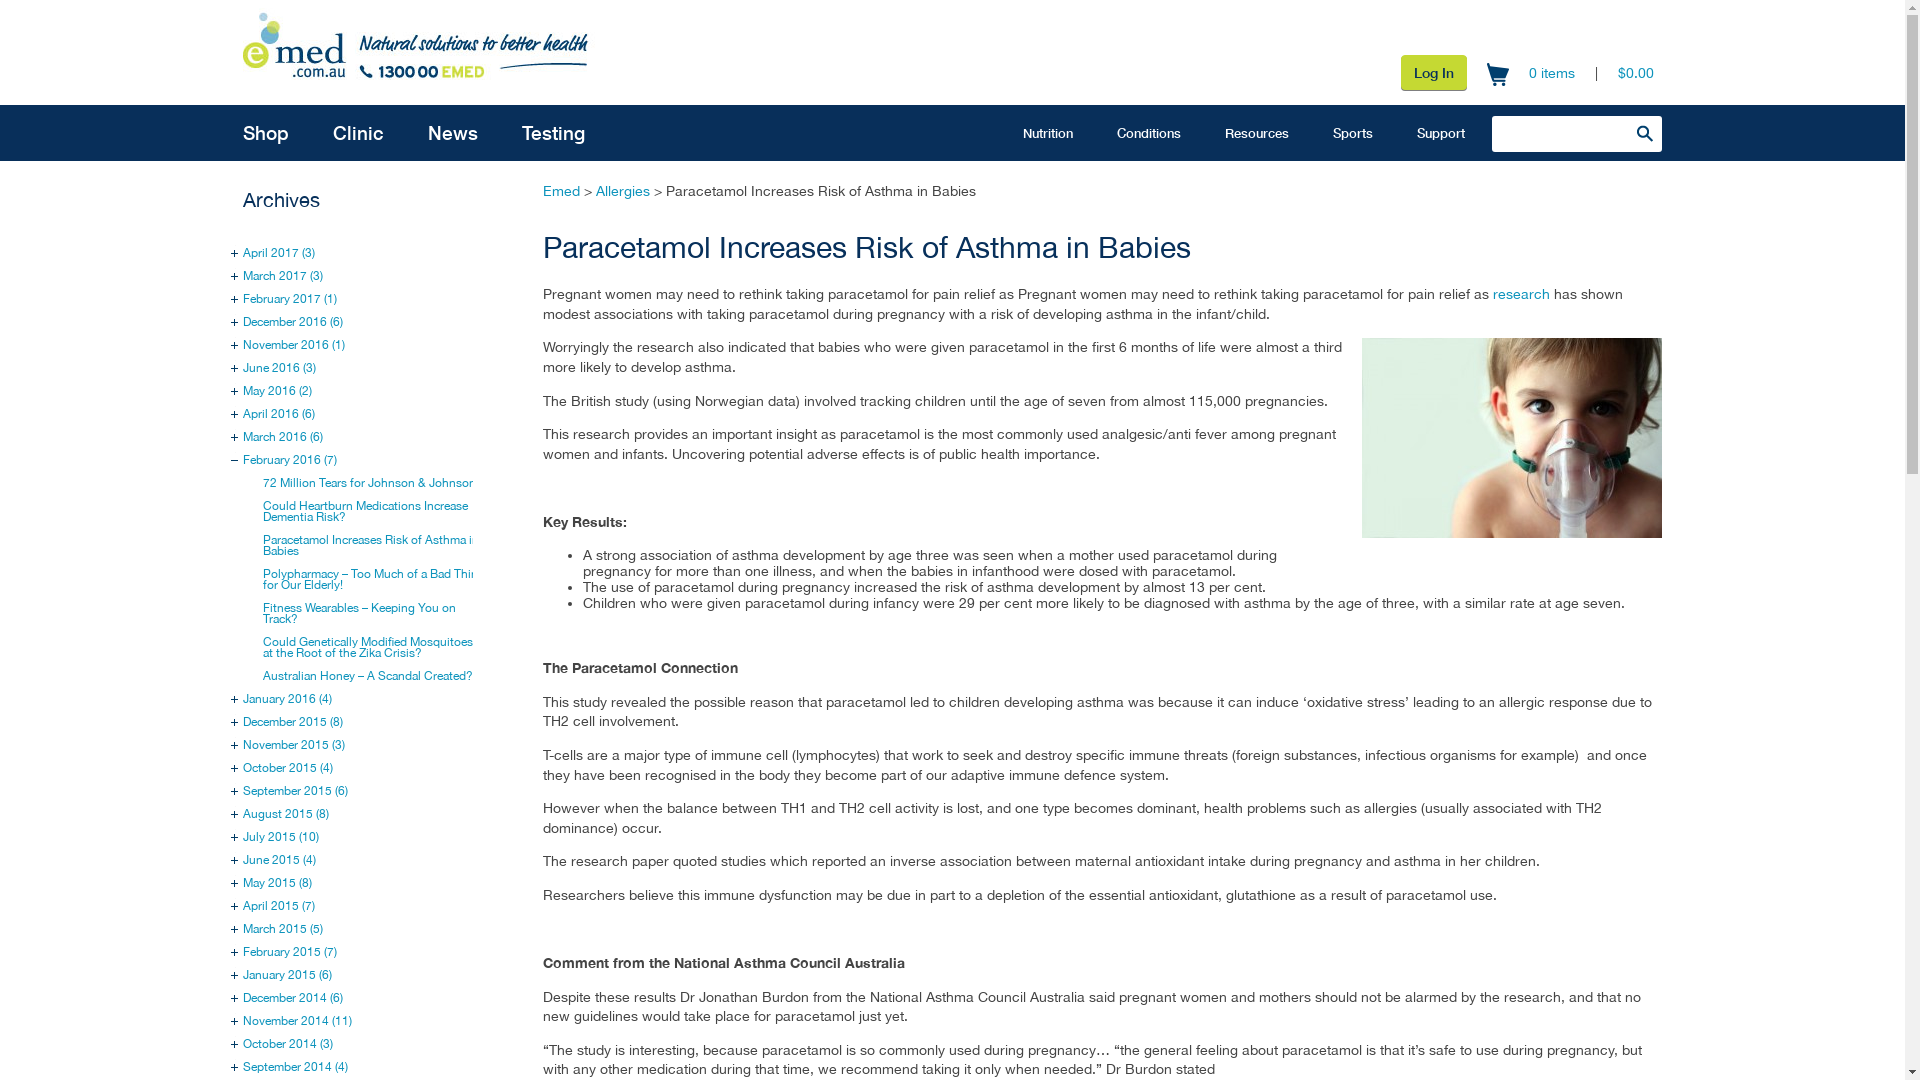 The height and width of the screenshot is (1080, 1920). What do you see at coordinates (1394, 132) in the screenshot?
I see `'Support'` at bounding box center [1394, 132].